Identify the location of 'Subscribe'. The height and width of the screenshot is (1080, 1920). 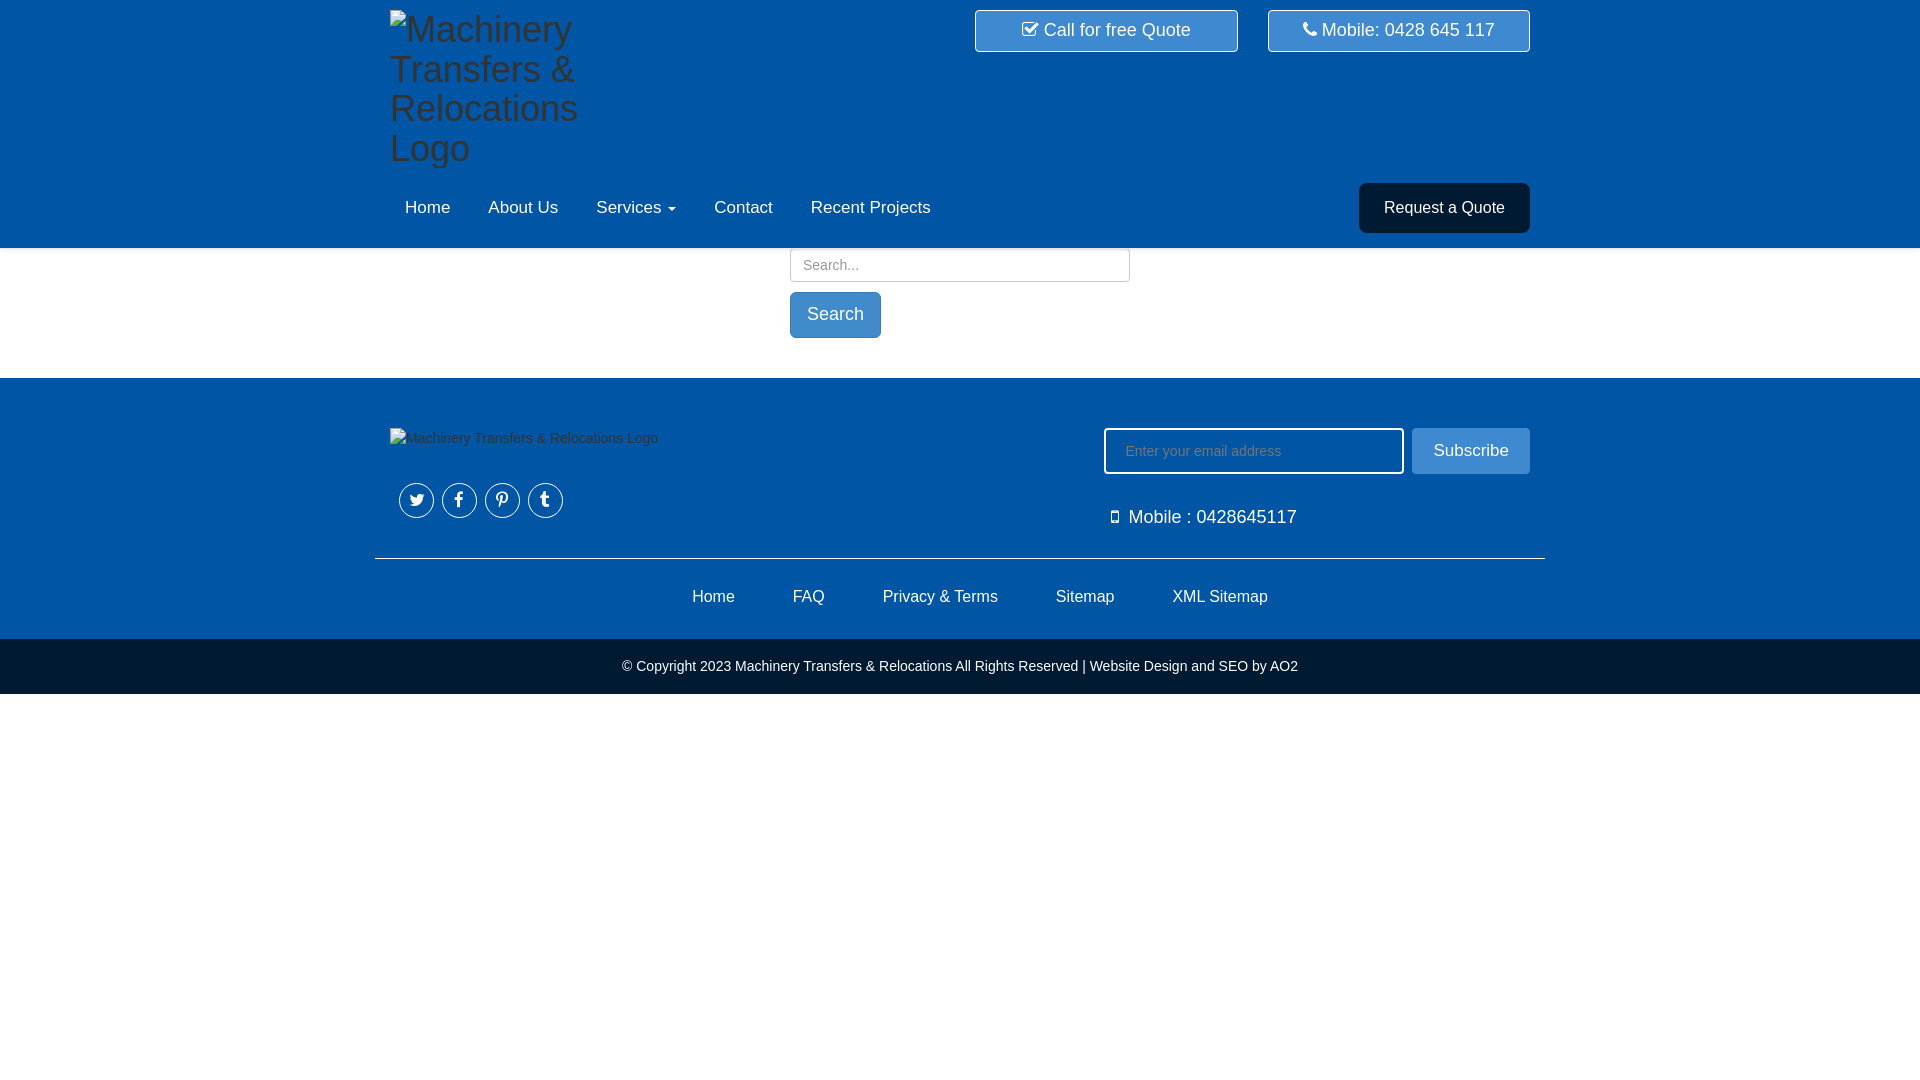
(1470, 451).